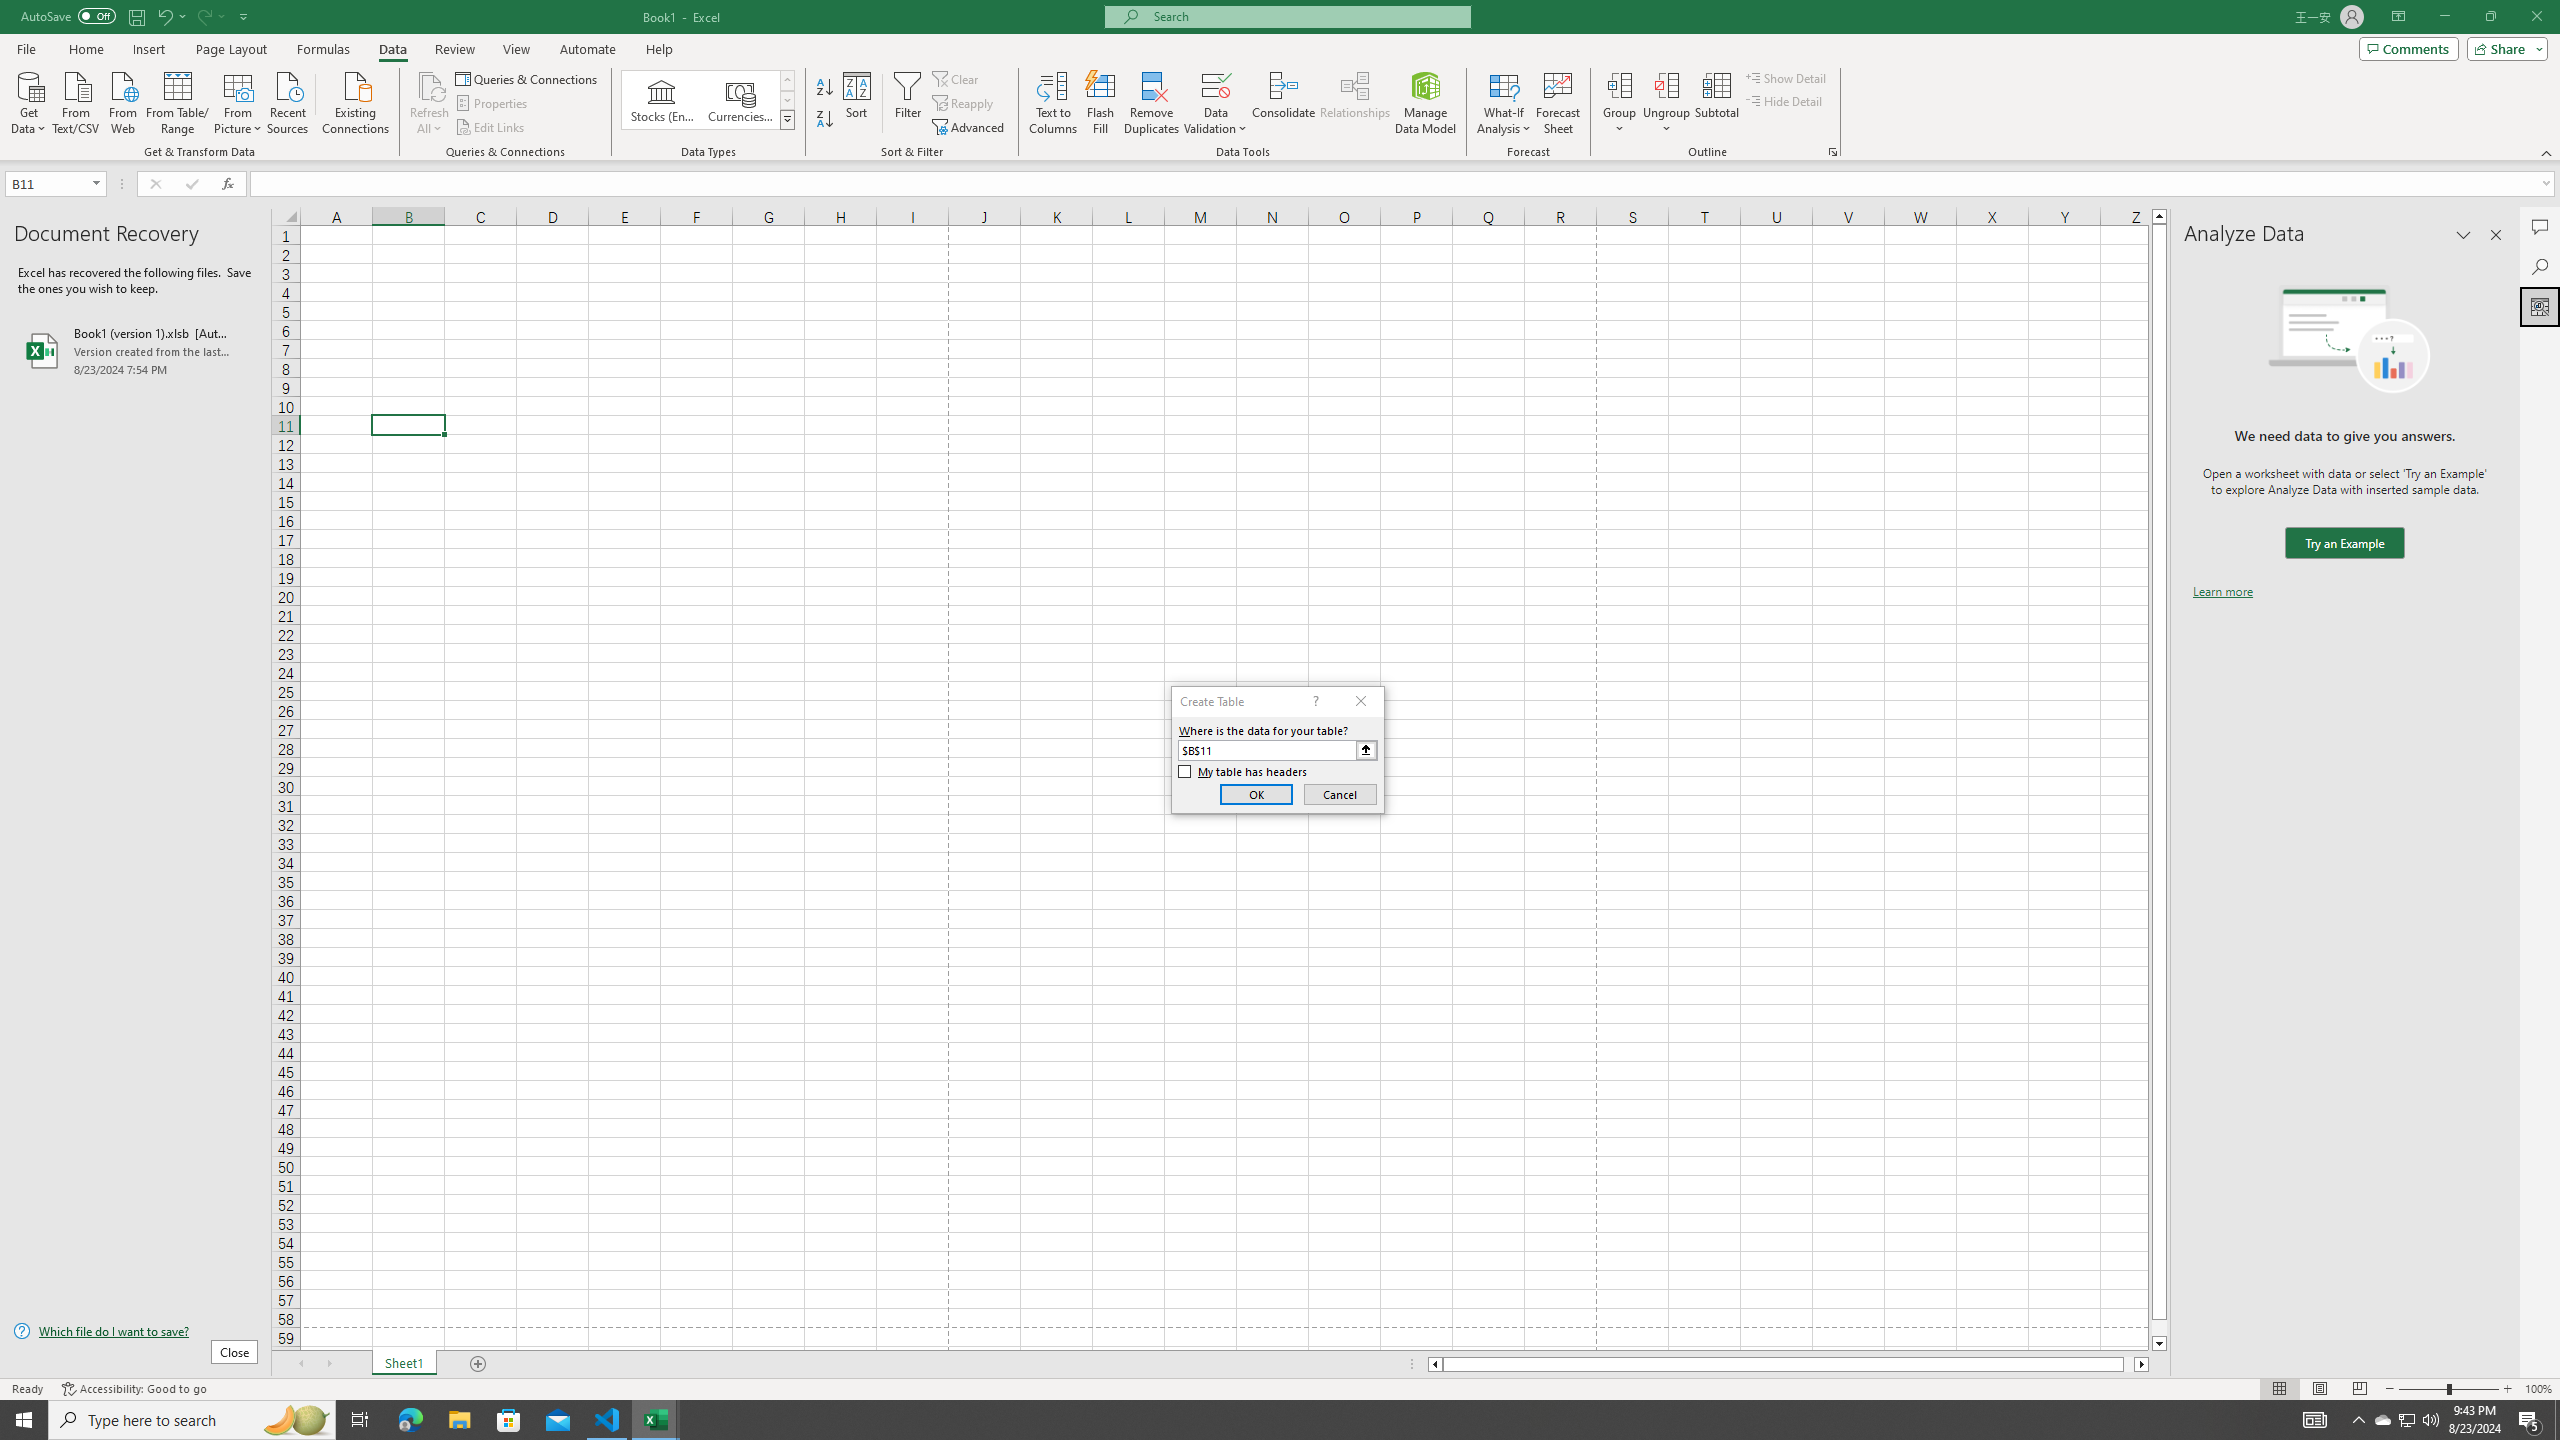 Image resolution: width=2560 pixels, height=1440 pixels. What do you see at coordinates (738, 99) in the screenshot?
I see `'Currencies (English)'` at bounding box center [738, 99].